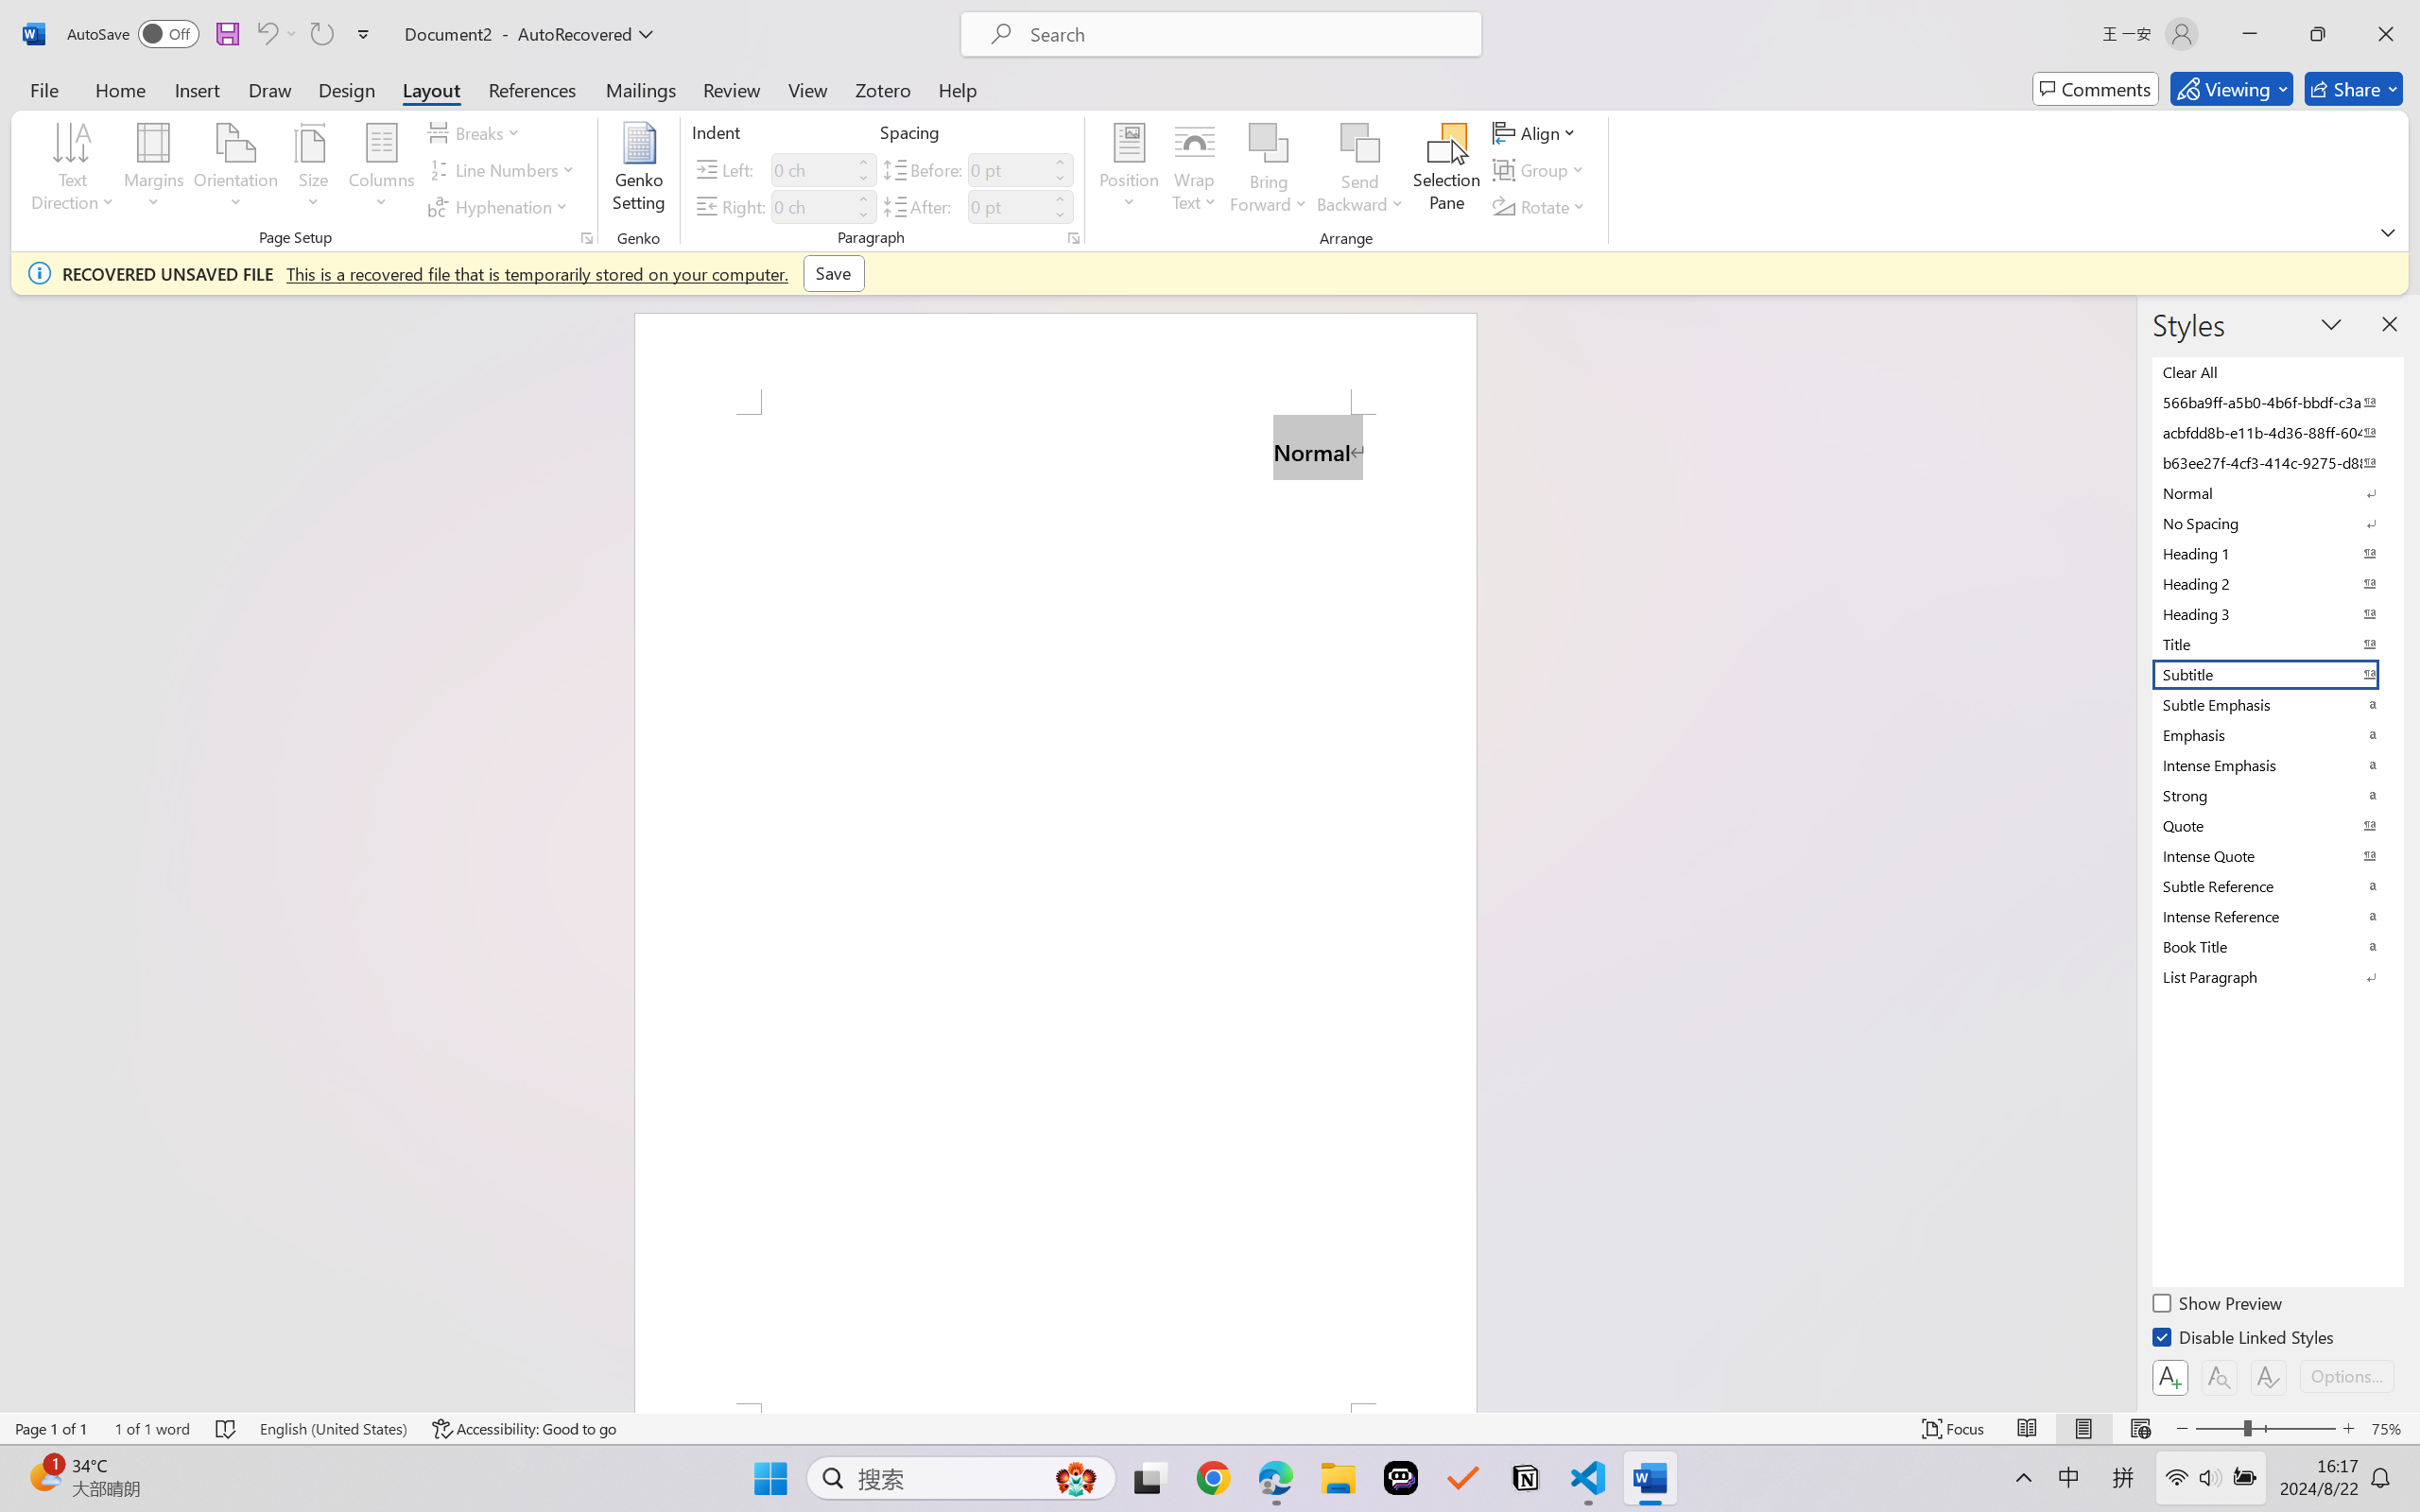  I want to click on 'Line Numbers', so click(503, 170).